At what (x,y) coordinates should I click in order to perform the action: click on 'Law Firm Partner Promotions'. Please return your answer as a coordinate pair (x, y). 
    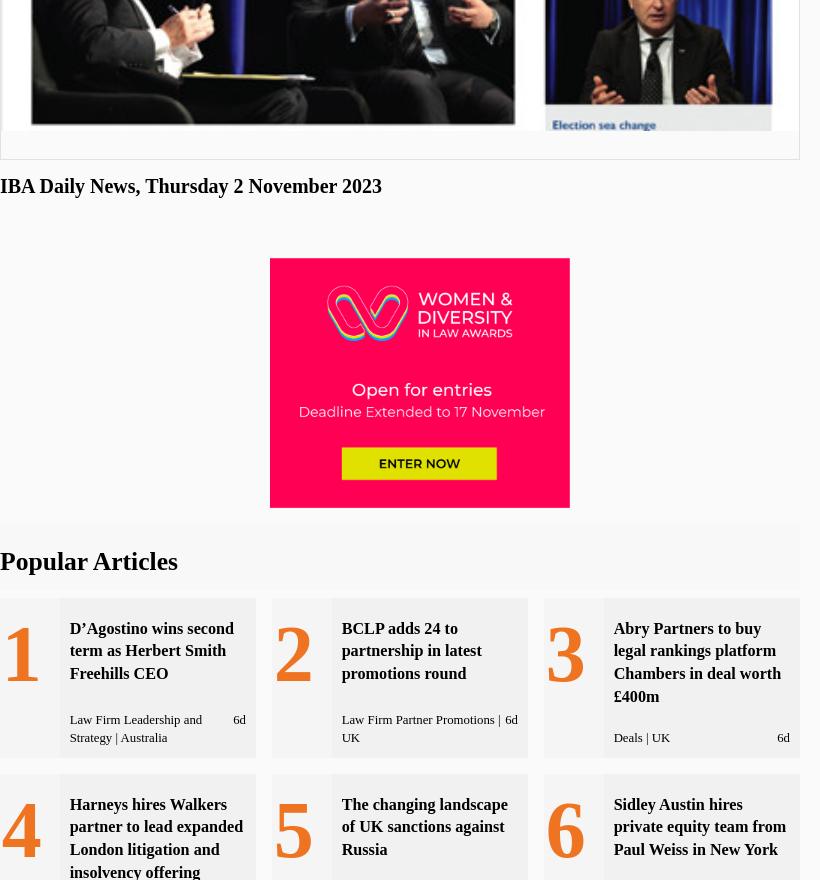
    Looking at the image, I should click on (416, 720).